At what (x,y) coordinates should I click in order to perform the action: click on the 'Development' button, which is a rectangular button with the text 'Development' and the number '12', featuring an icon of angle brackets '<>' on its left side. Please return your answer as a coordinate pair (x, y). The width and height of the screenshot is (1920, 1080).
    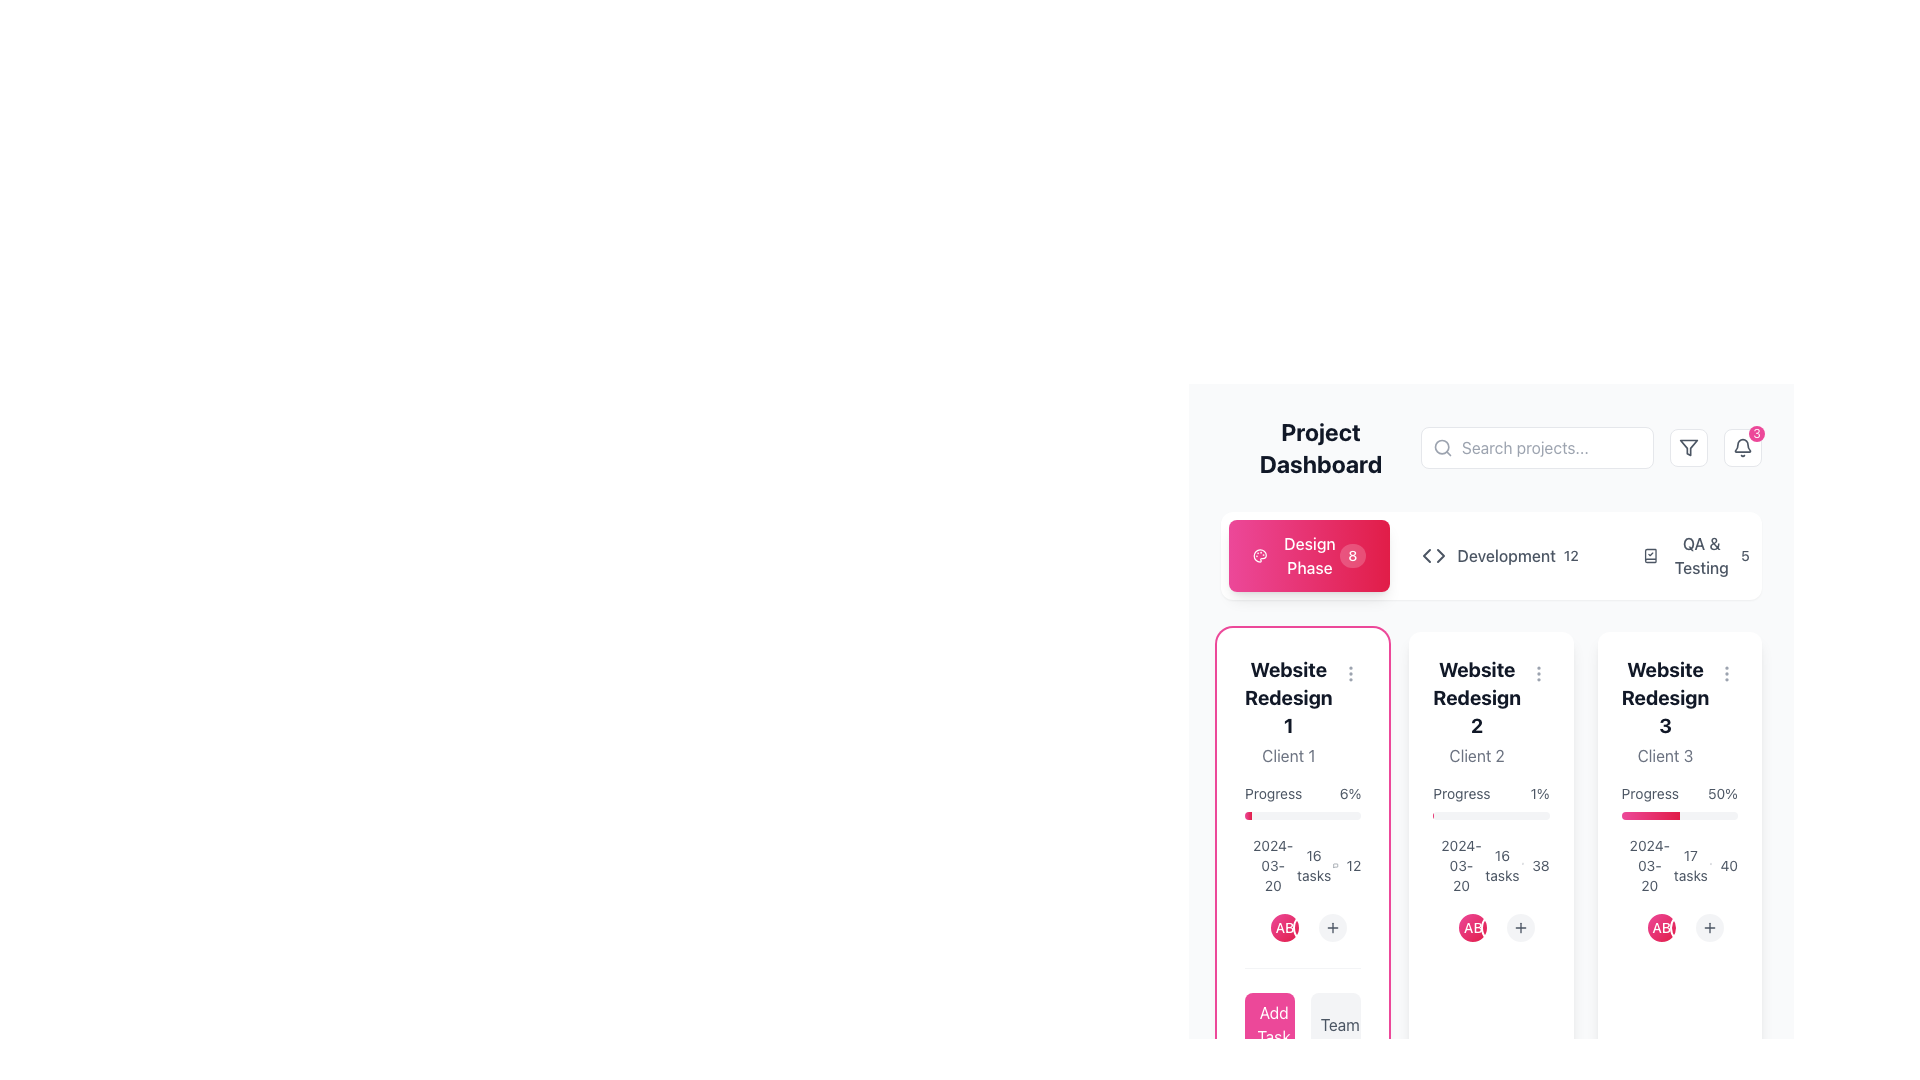
    Looking at the image, I should click on (1504, 555).